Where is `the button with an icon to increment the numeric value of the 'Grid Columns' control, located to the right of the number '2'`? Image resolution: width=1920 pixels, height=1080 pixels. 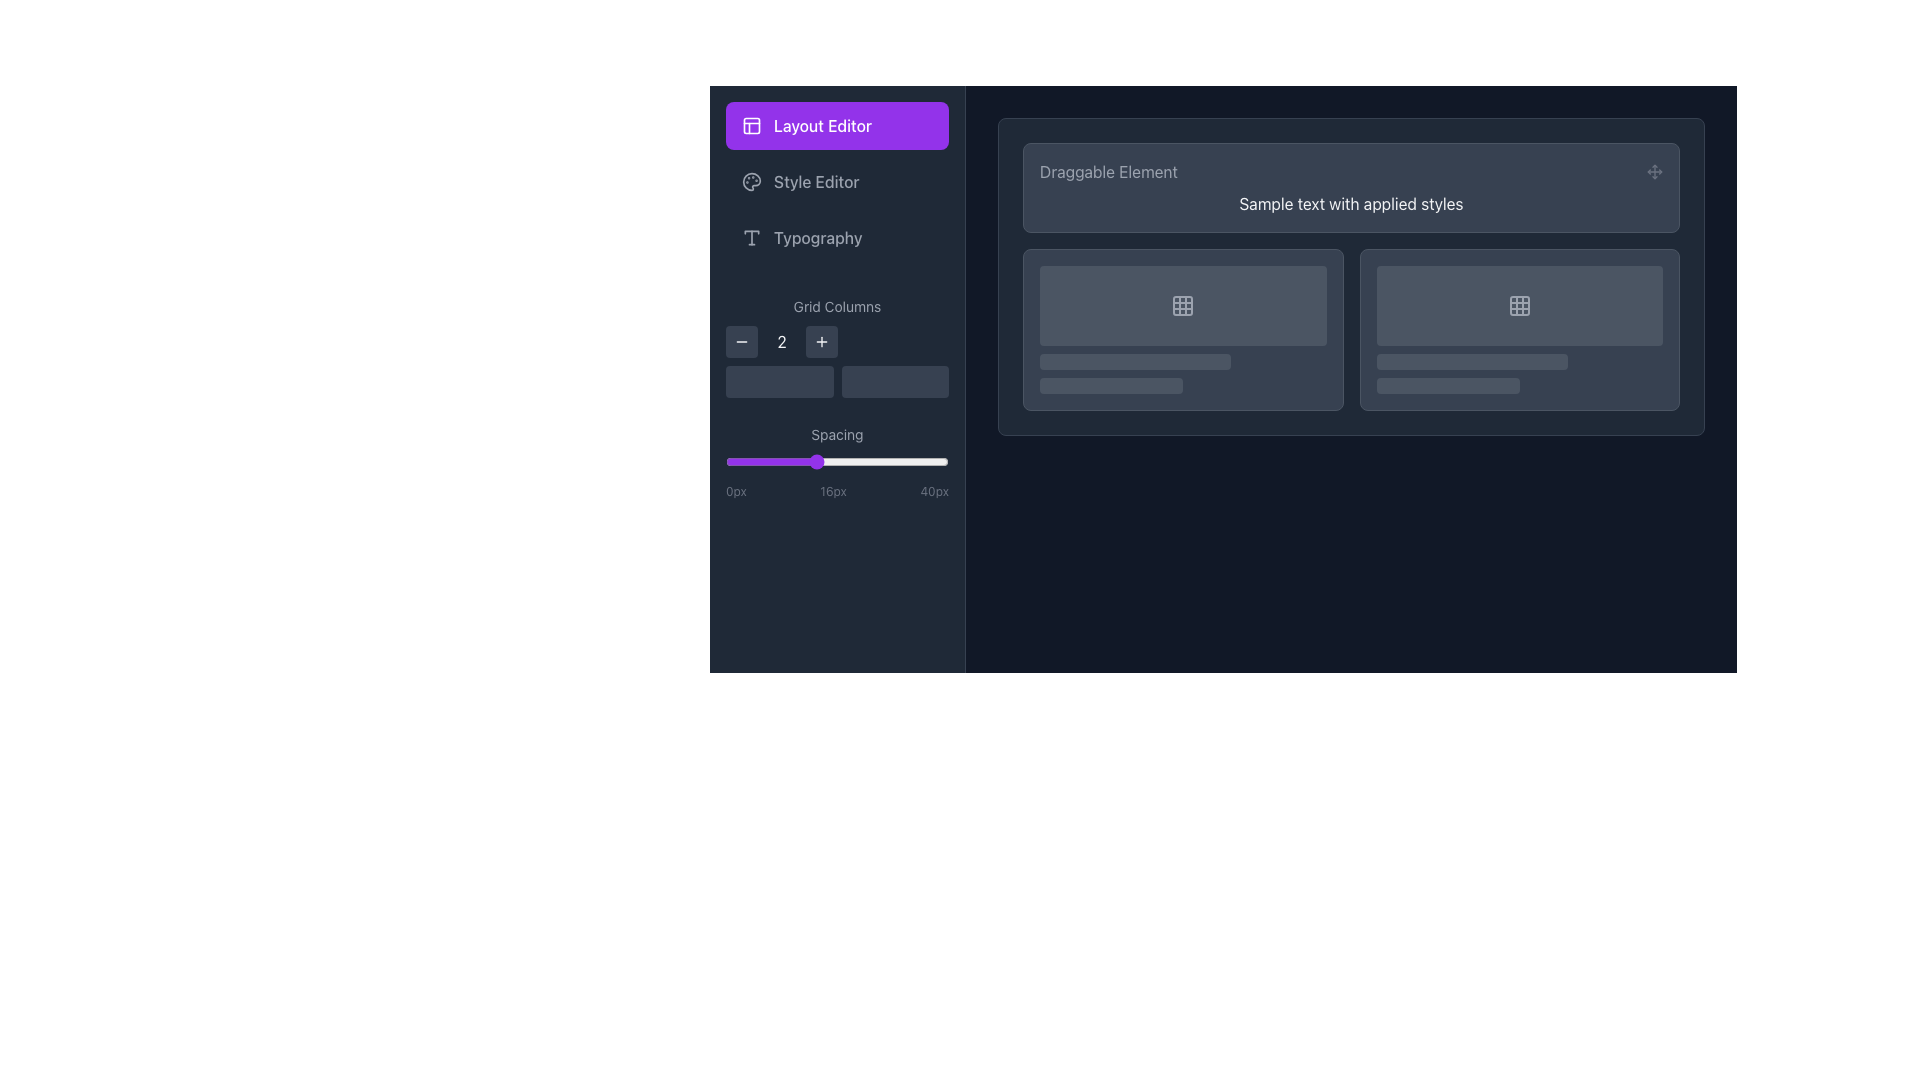 the button with an icon to increment the numeric value of the 'Grid Columns' control, located to the right of the number '2' is located at coordinates (821, 341).